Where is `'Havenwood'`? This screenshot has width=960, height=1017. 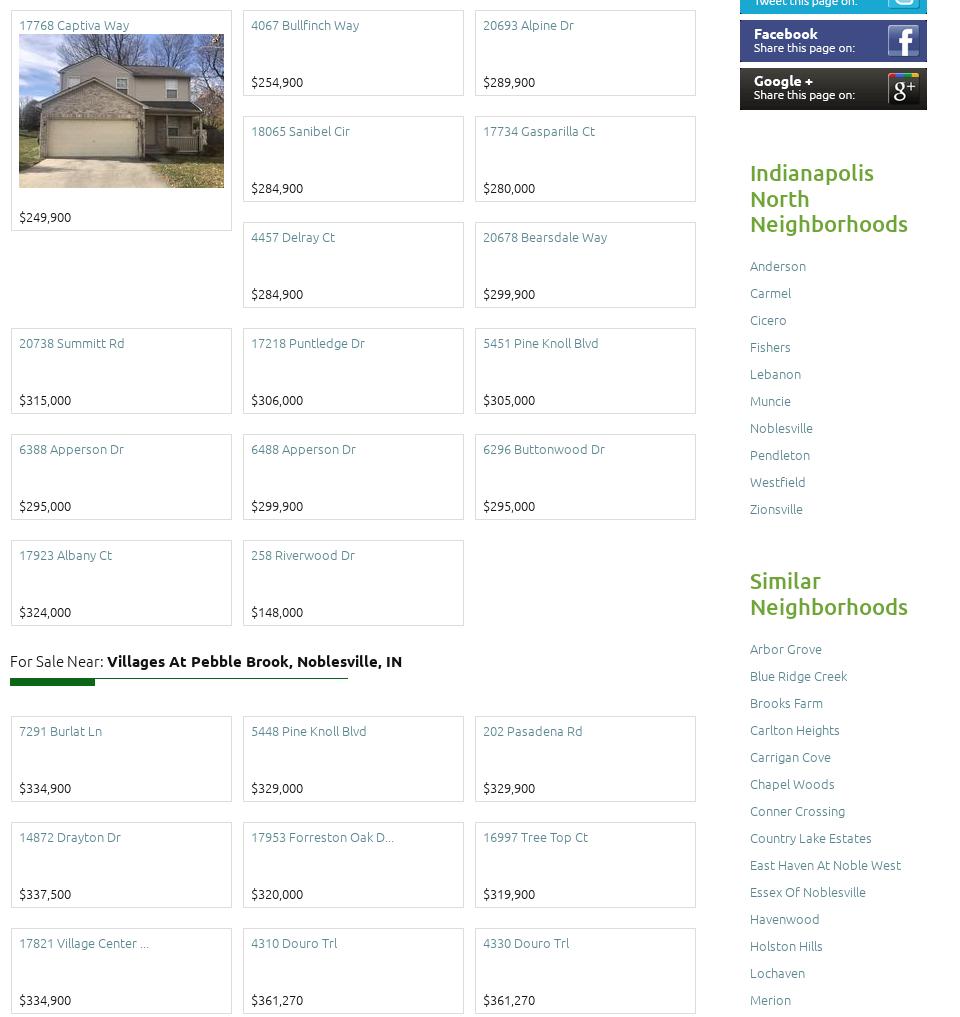 'Havenwood' is located at coordinates (784, 917).